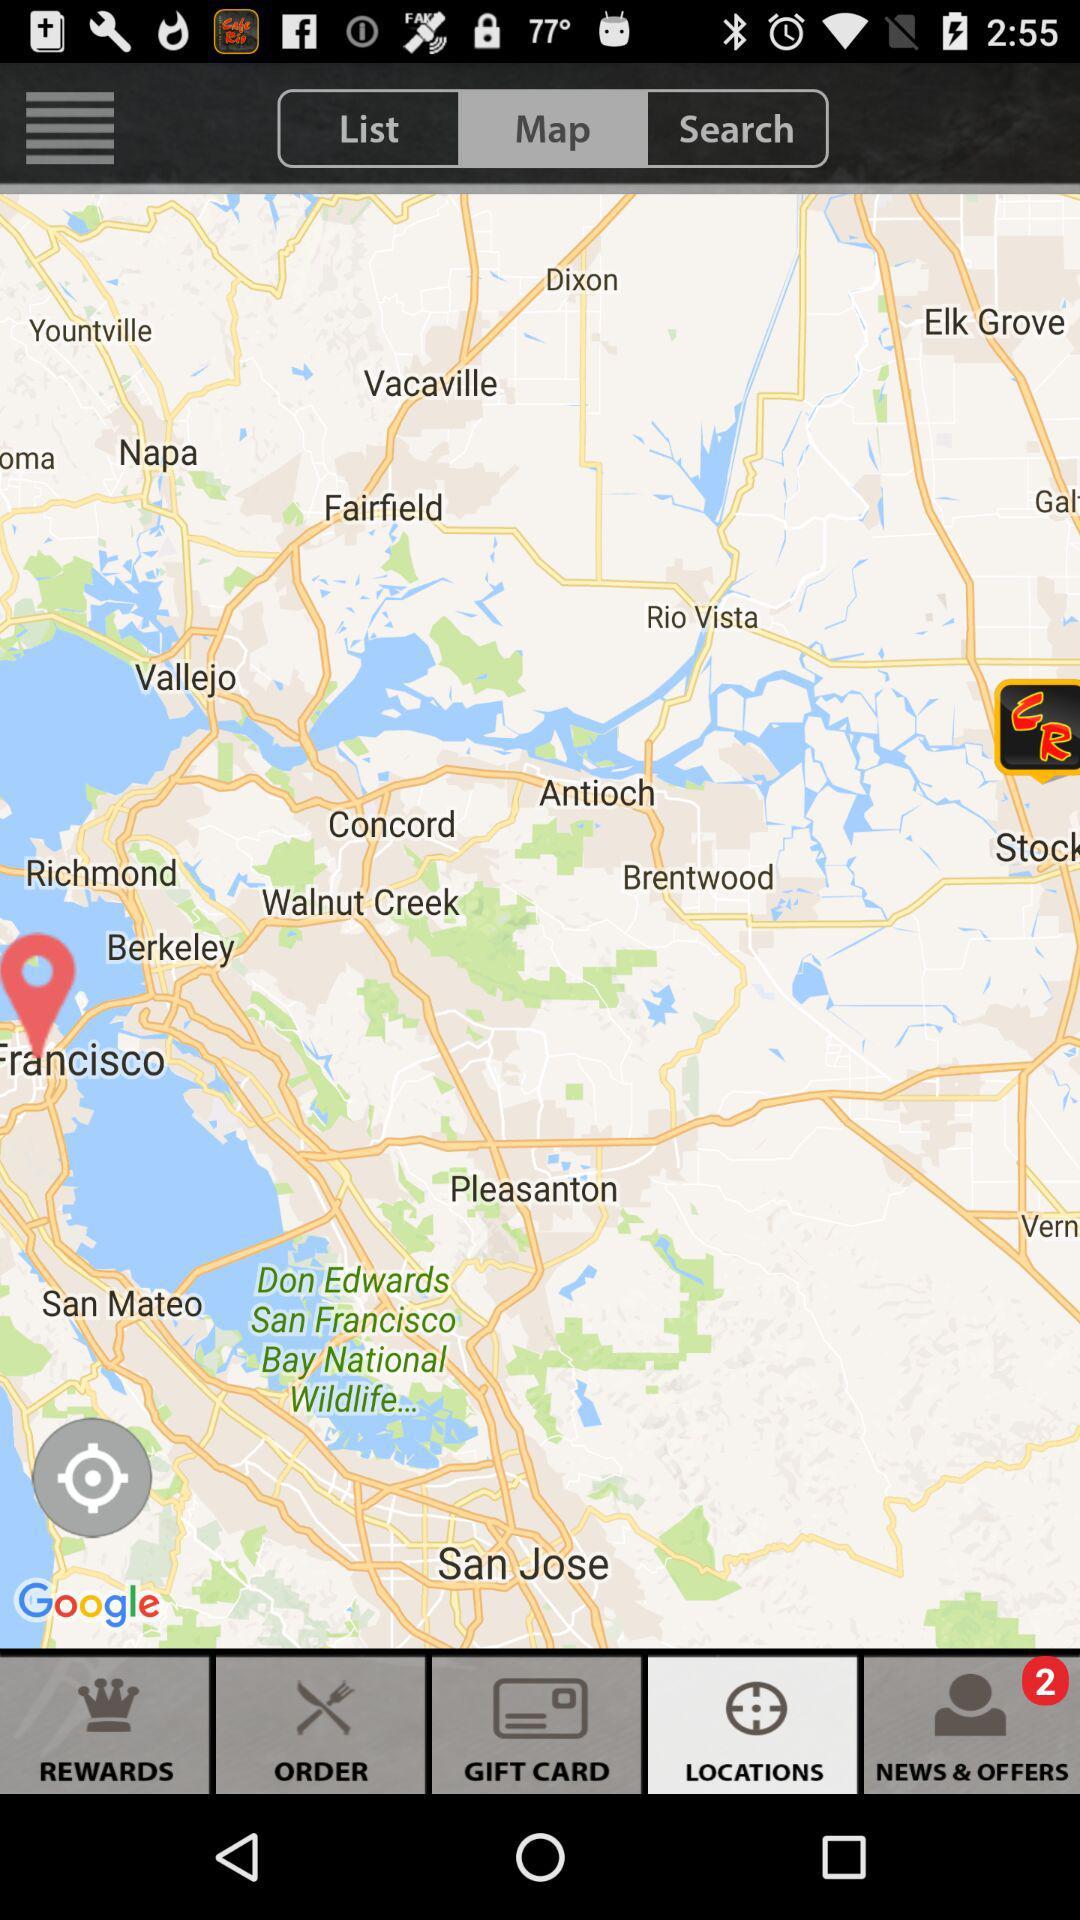 Image resolution: width=1080 pixels, height=1920 pixels. What do you see at coordinates (369, 127) in the screenshot?
I see `the item next to the map` at bounding box center [369, 127].